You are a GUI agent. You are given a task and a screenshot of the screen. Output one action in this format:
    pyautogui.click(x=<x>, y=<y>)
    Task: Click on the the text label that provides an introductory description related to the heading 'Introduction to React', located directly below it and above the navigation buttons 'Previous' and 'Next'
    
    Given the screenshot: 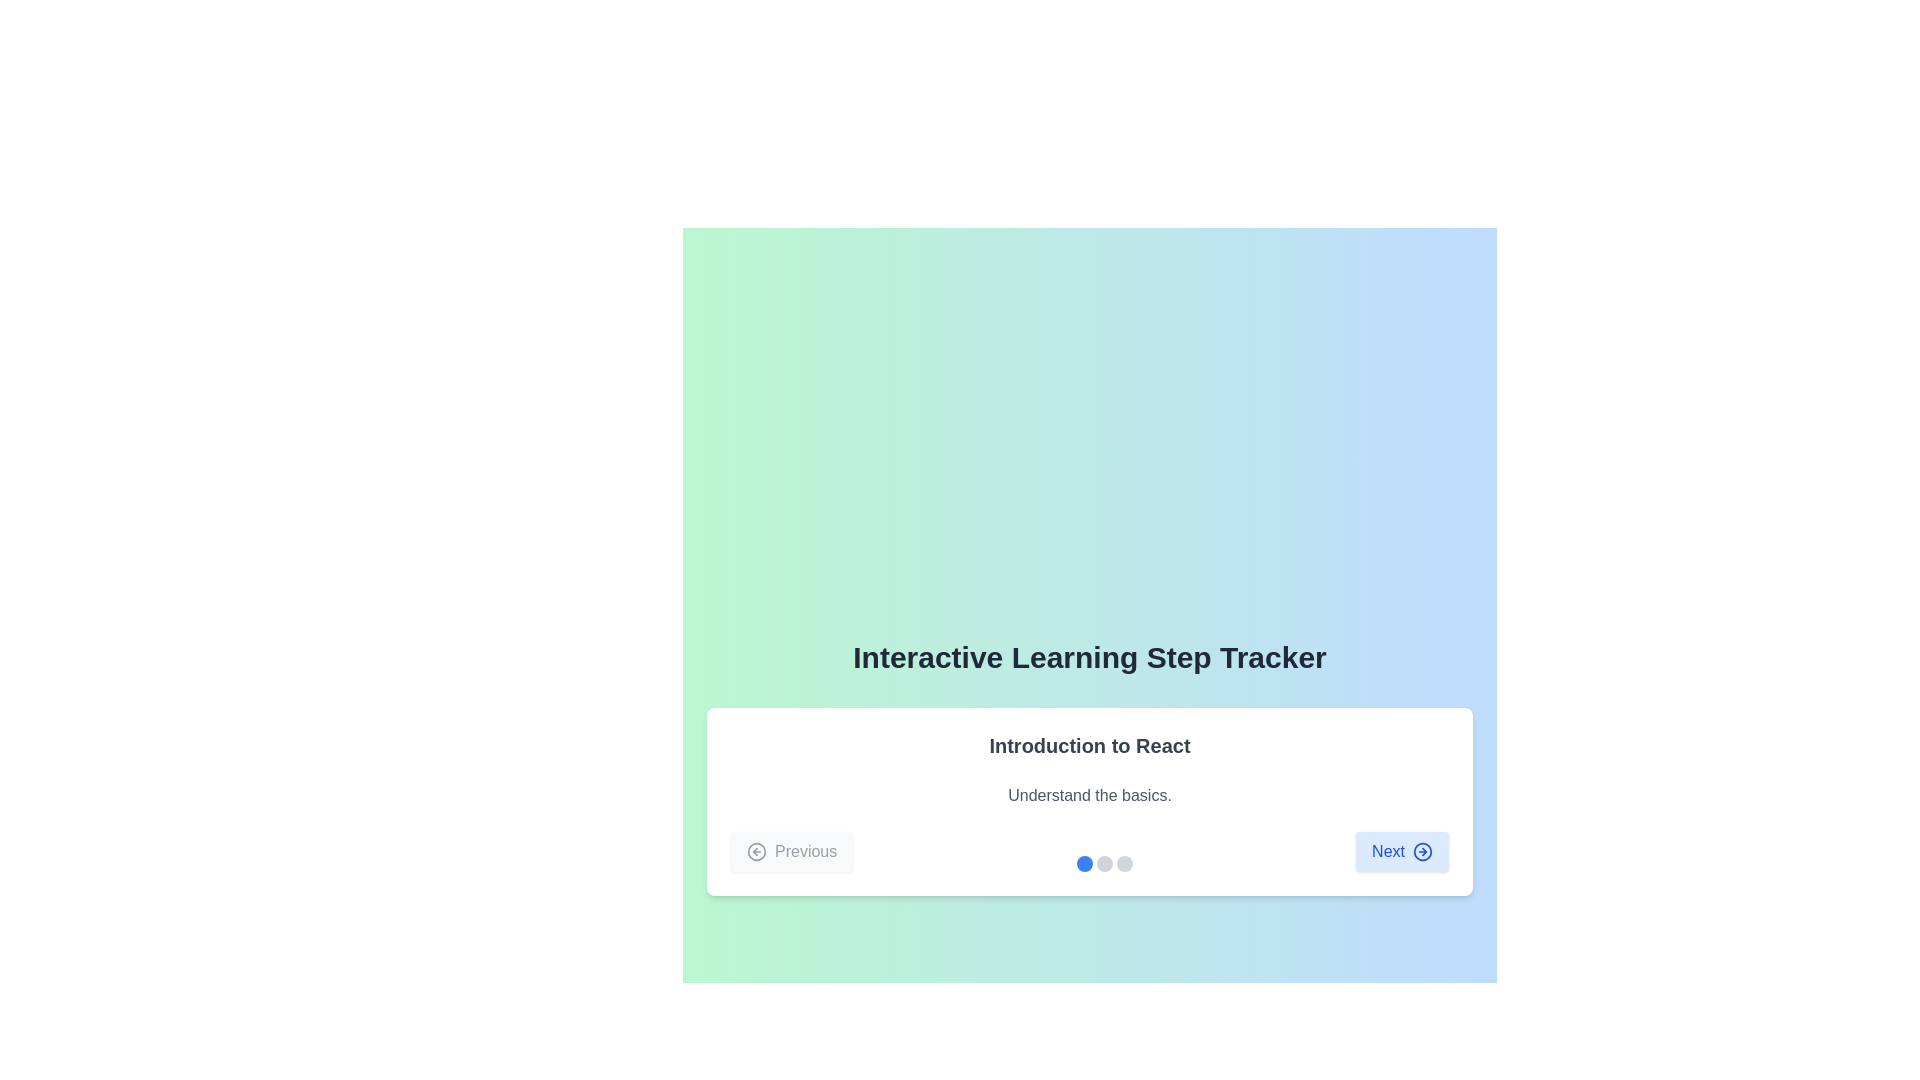 What is the action you would take?
    pyautogui.click(x=1088, y=794)
    